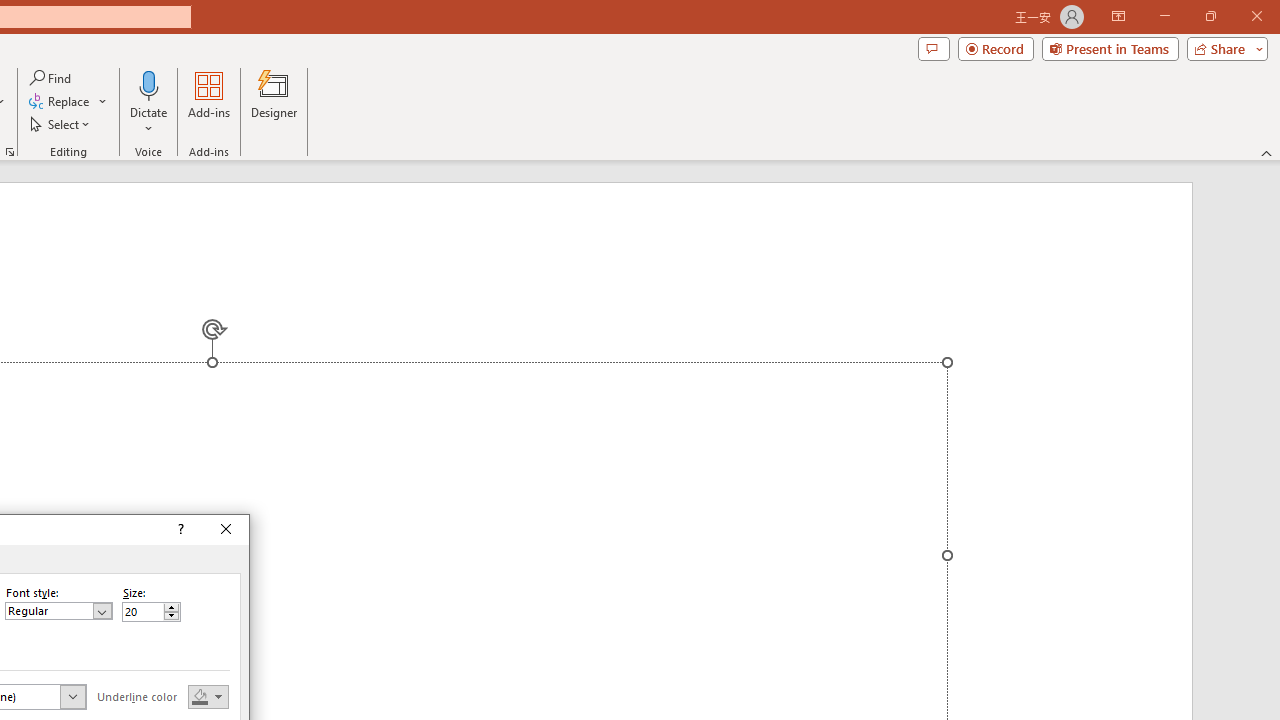  Describe the element at coordinates (171, 615) in the screenshot. I see `'Less'` at that location.